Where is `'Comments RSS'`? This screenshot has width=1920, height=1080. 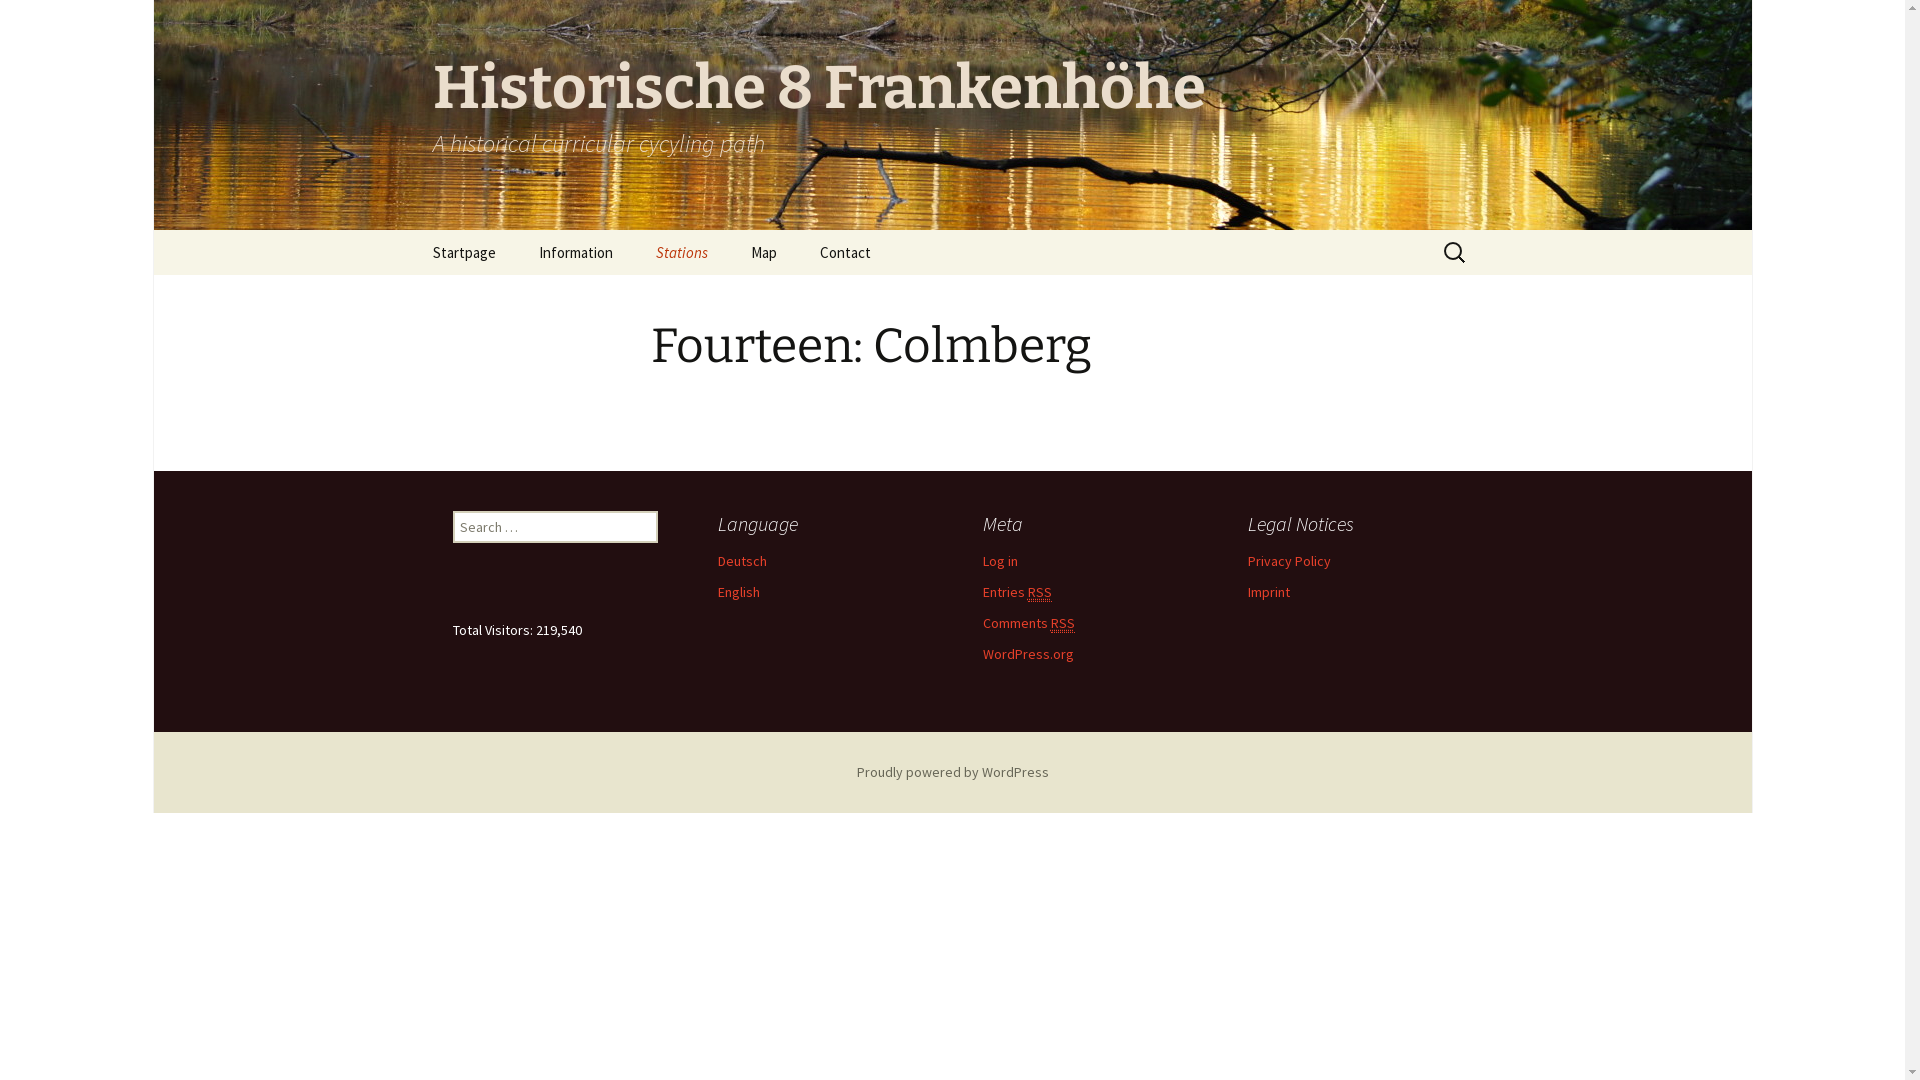
'Comments RSS' is located at coordinates (1027, 622).